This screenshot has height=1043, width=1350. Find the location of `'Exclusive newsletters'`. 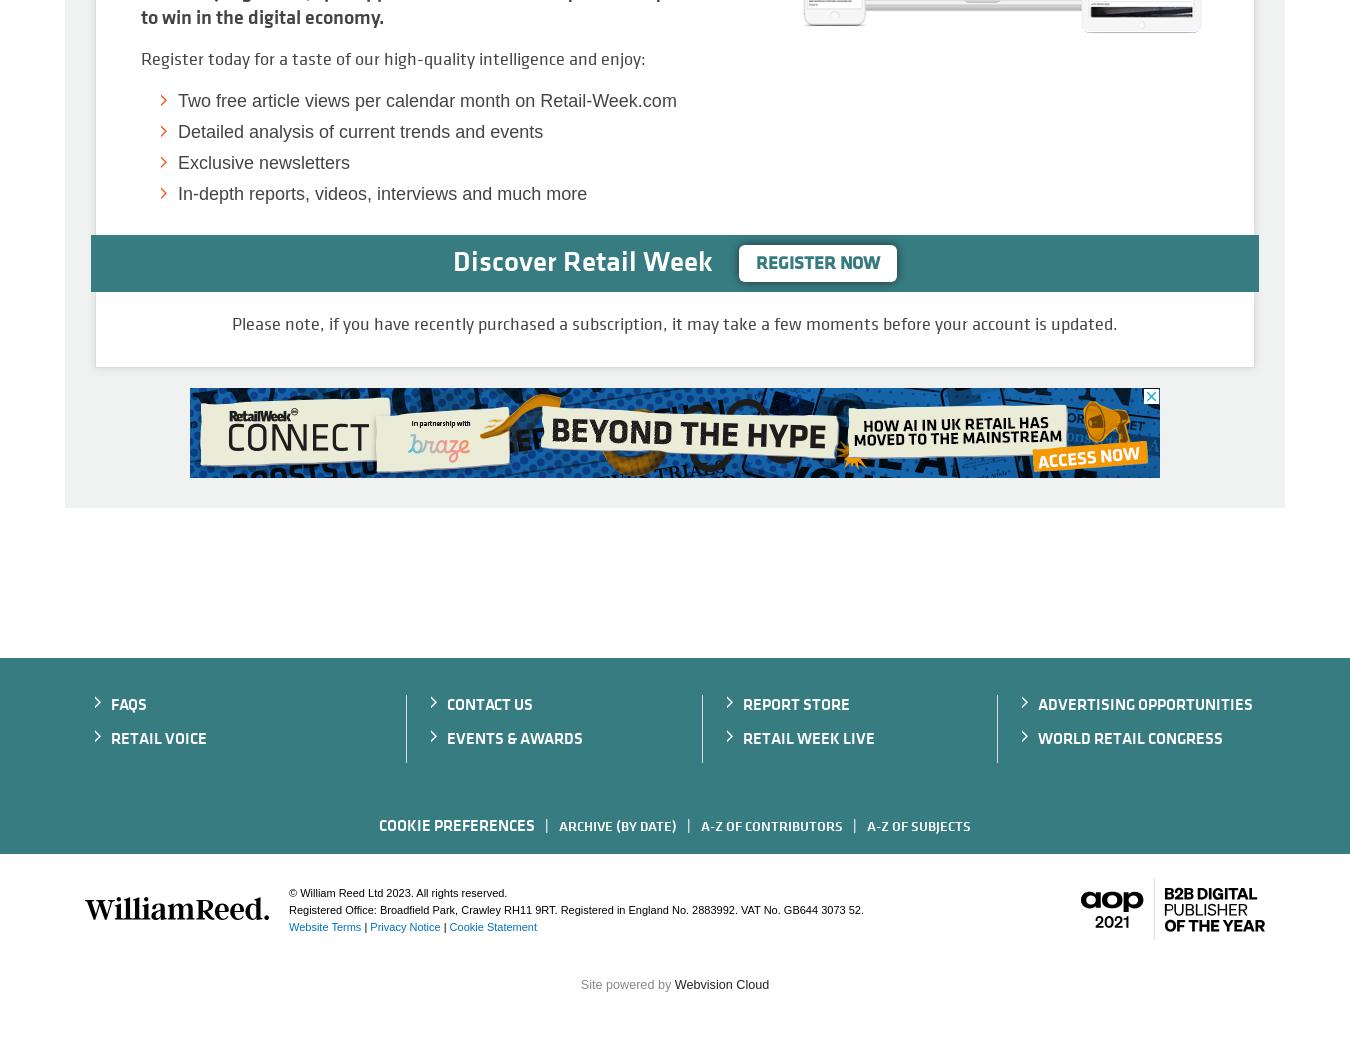

'Exclusive newsletters' is located at coordinates (263, 160).